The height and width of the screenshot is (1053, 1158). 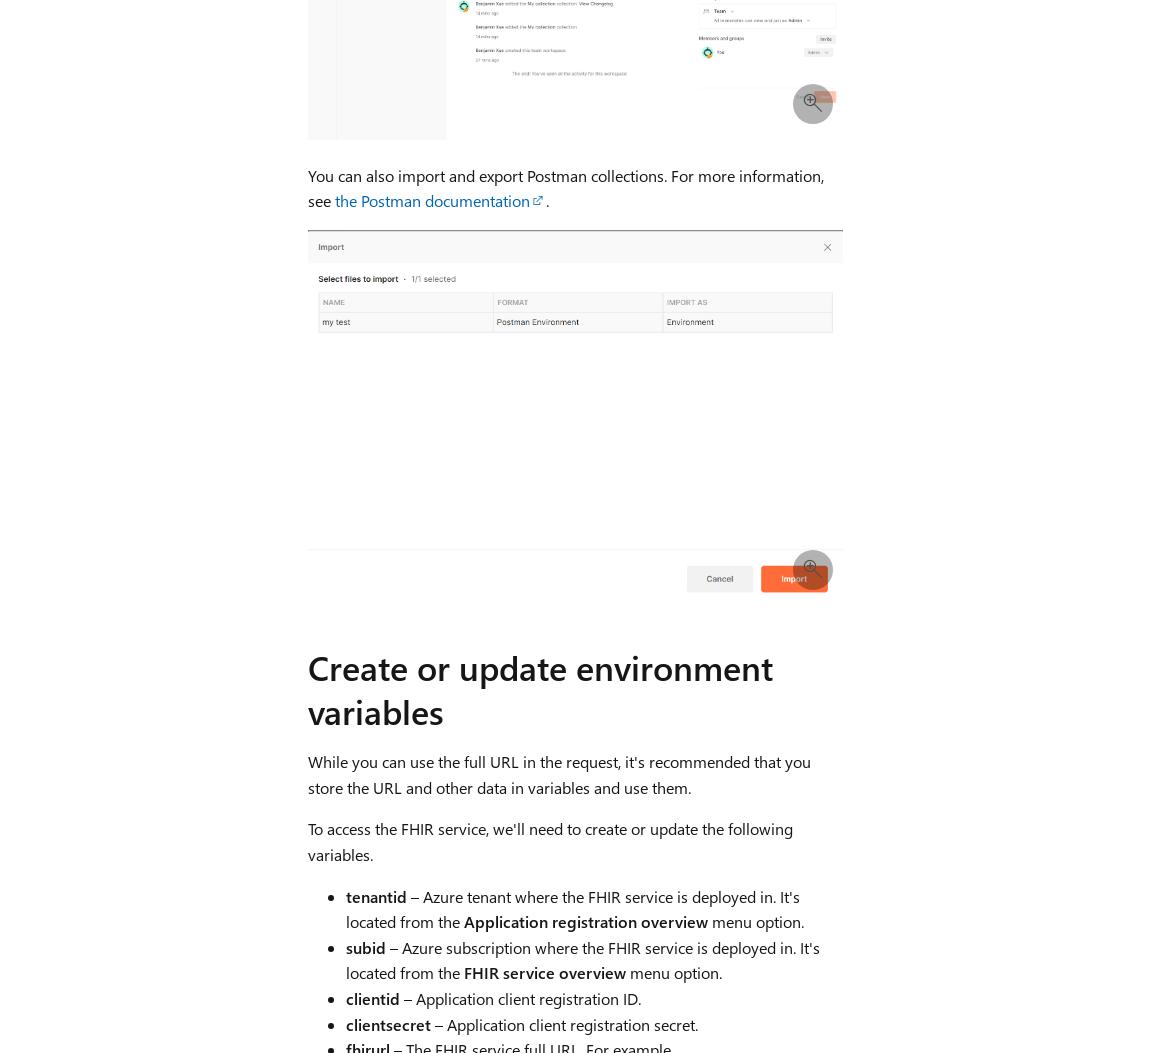 What do you see at coordinates (581, 959) in the screenshot?
I see `'– Azure subscription where the FHIR service is deployed in. It's located from the'` at bounding box center [581, 959].